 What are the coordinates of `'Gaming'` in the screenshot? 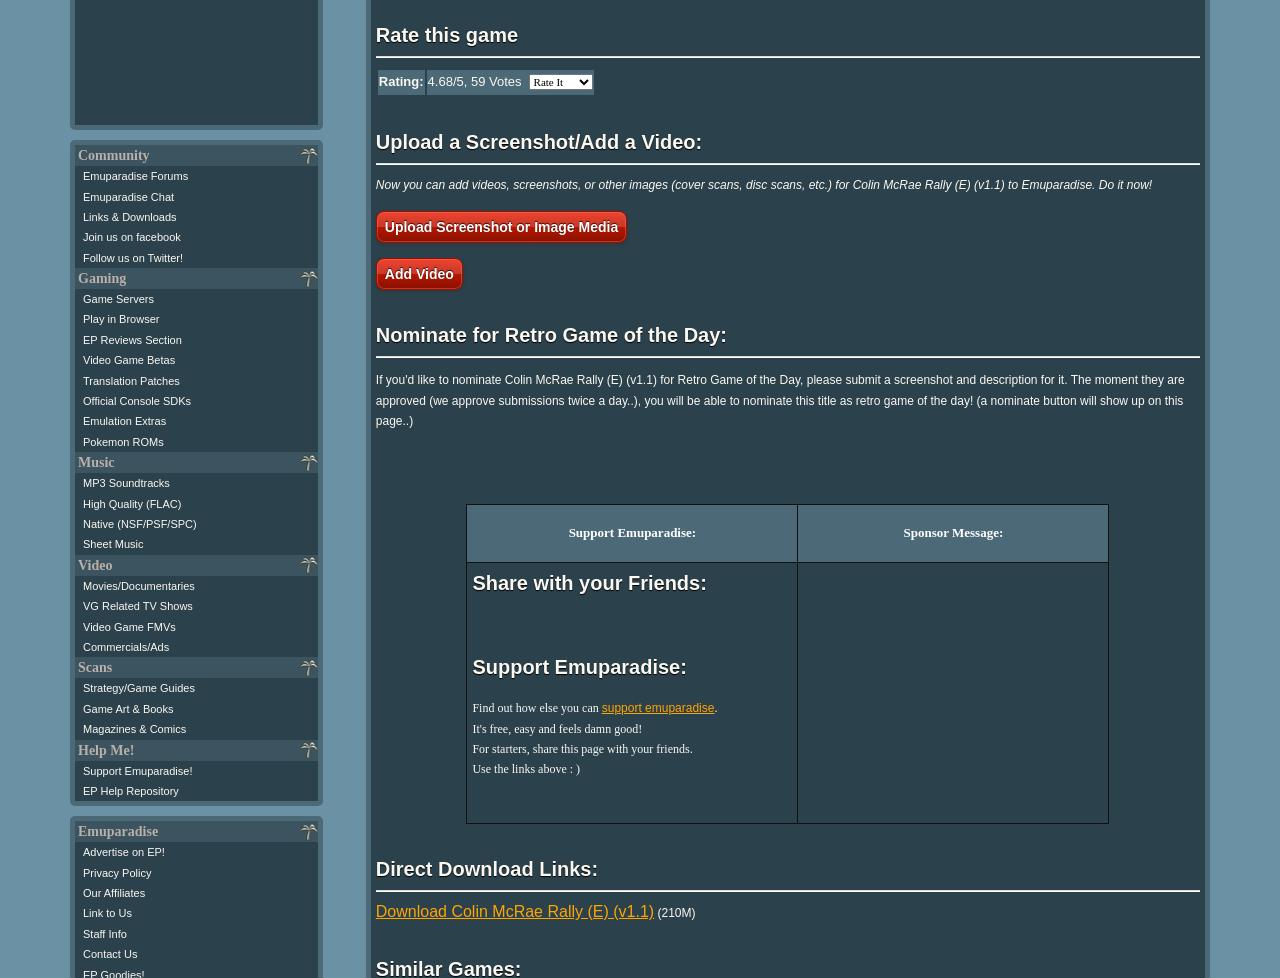 It's located at (101, 277).